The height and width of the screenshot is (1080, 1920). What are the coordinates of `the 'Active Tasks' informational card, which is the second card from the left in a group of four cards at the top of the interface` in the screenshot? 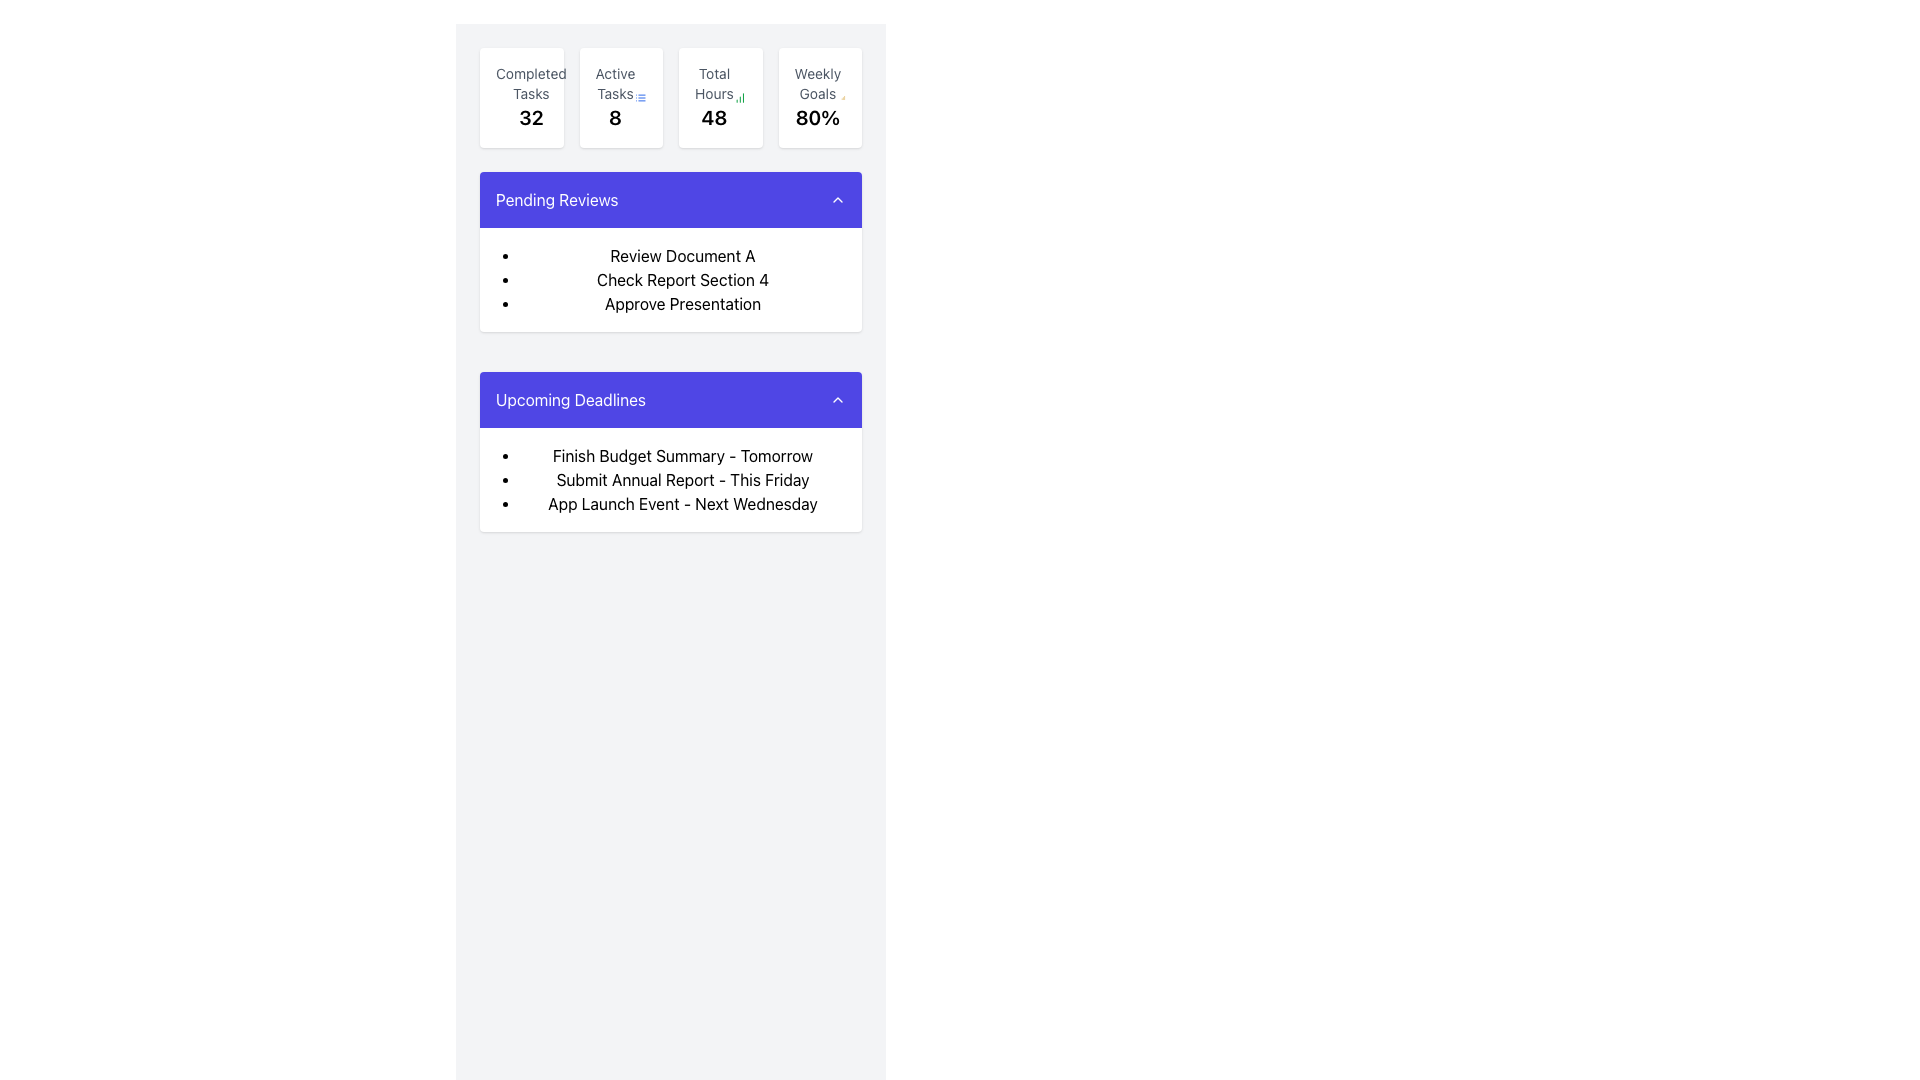 It's located at (620, 97).